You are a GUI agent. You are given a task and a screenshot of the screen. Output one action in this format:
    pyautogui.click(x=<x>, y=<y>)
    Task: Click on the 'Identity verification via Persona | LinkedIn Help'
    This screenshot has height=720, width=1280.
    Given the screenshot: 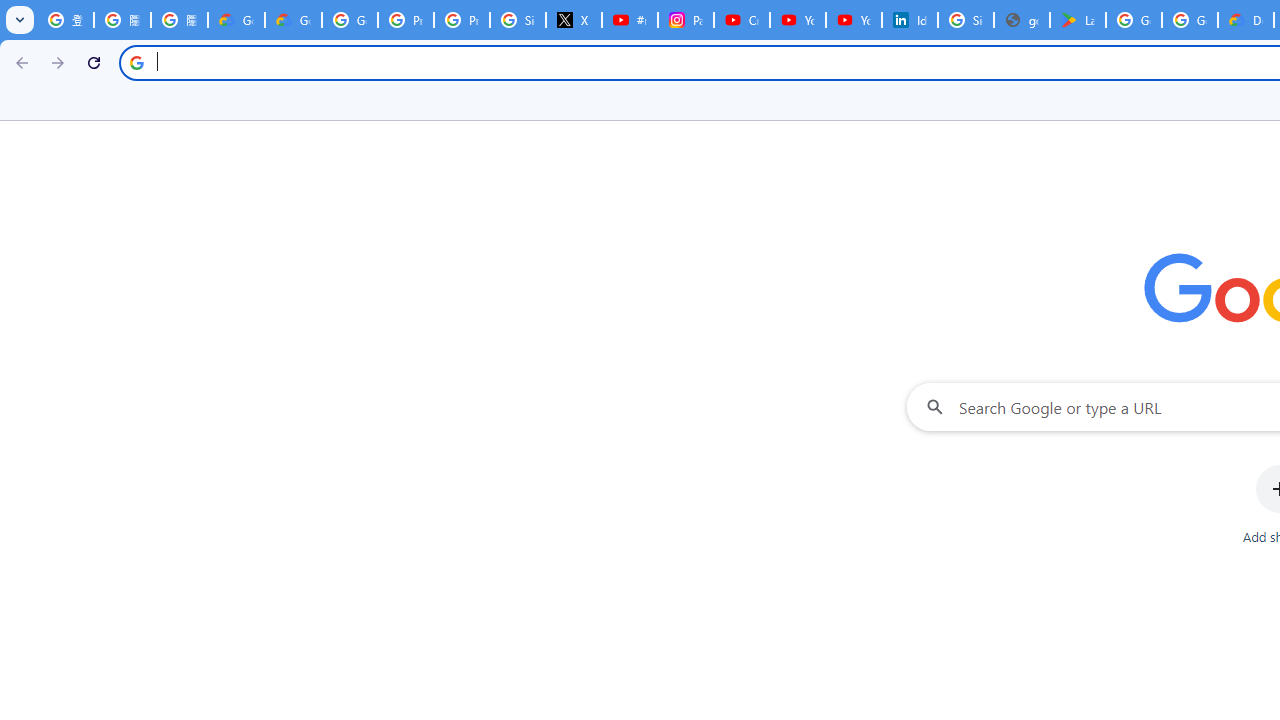 What is the action you would take?
    pyautogui.click(x=909, y=20)
    